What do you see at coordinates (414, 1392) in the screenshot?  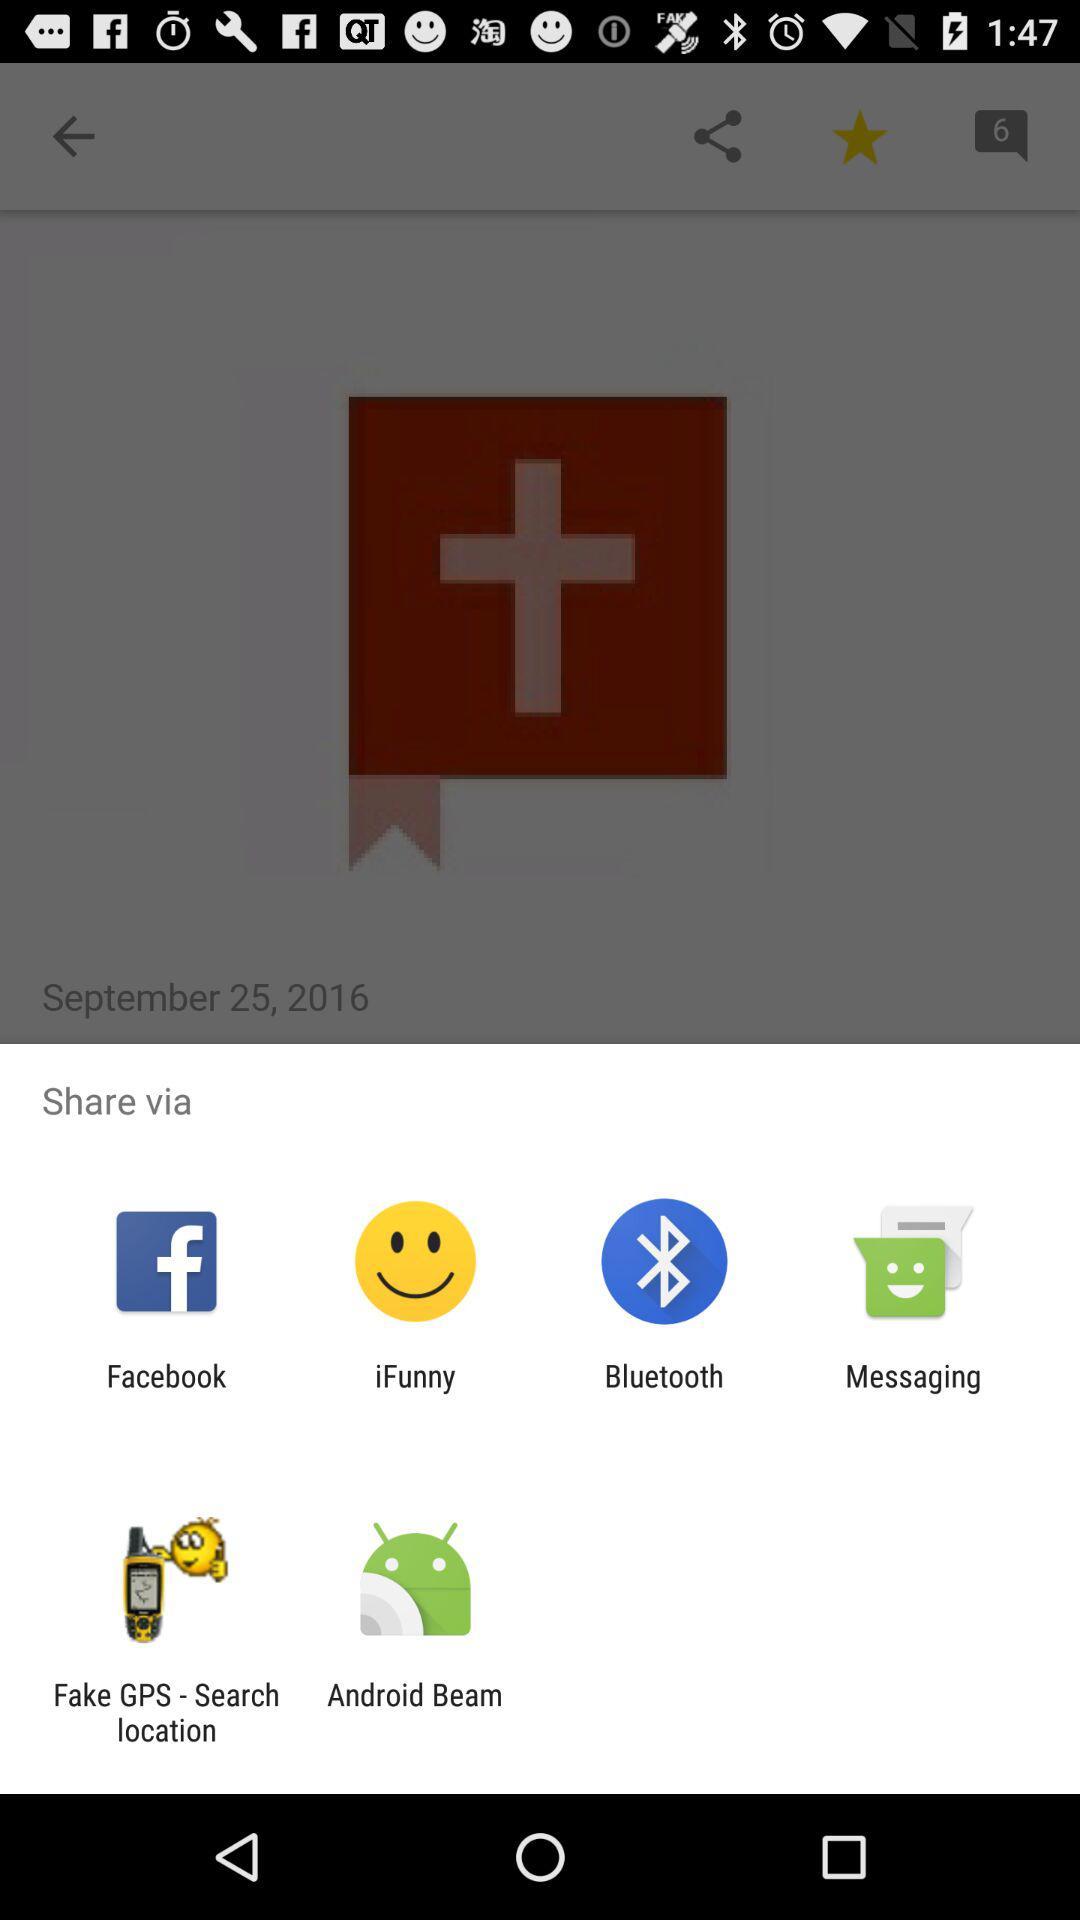 I see `item next to the bluetooth item` at bounding box center [414, 1392].